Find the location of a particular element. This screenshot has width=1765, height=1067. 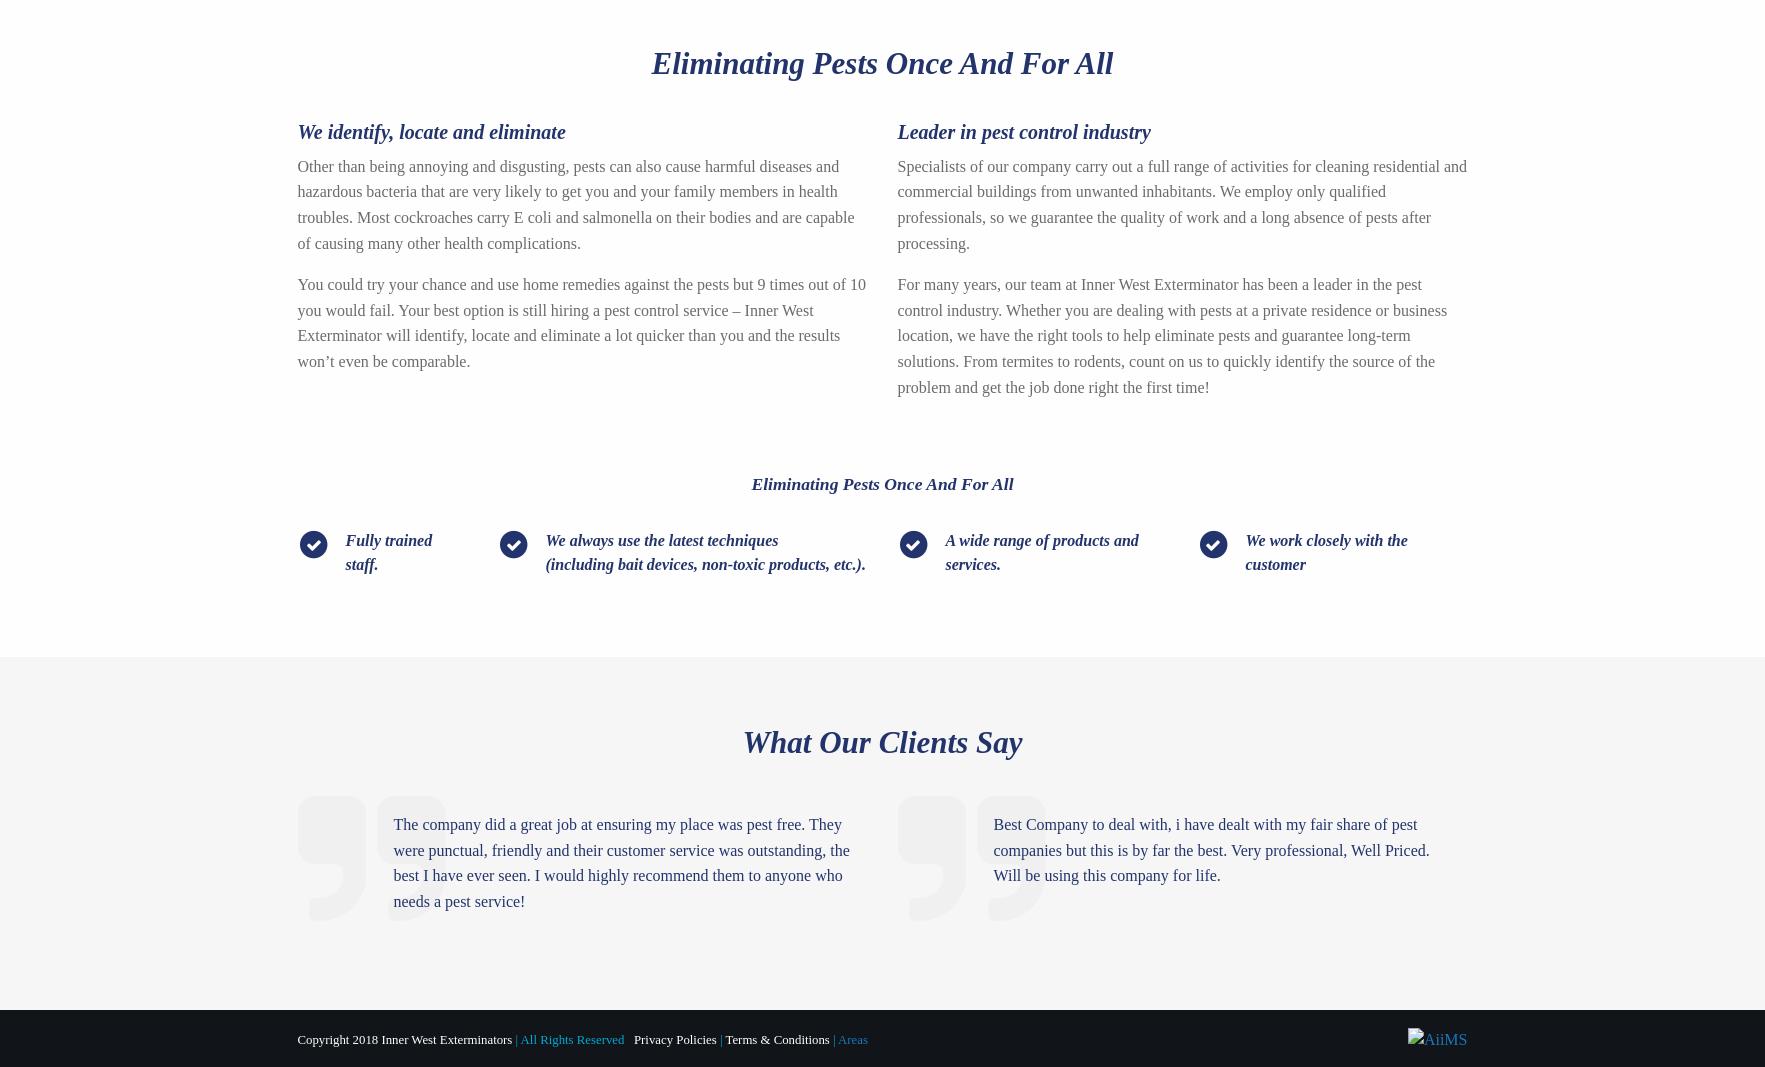

'Fully trained staff.' is located at coordinates (387, 551).